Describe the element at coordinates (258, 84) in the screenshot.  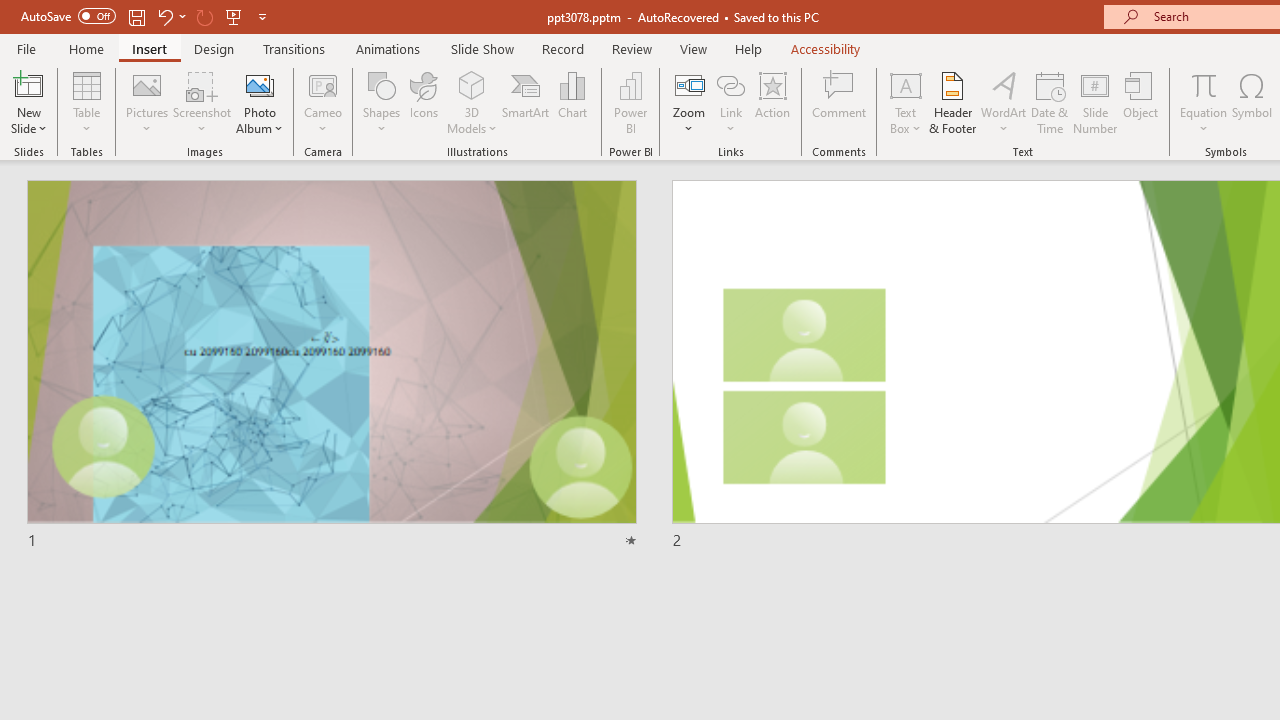
I see `'New Photo Album...'` at that location.